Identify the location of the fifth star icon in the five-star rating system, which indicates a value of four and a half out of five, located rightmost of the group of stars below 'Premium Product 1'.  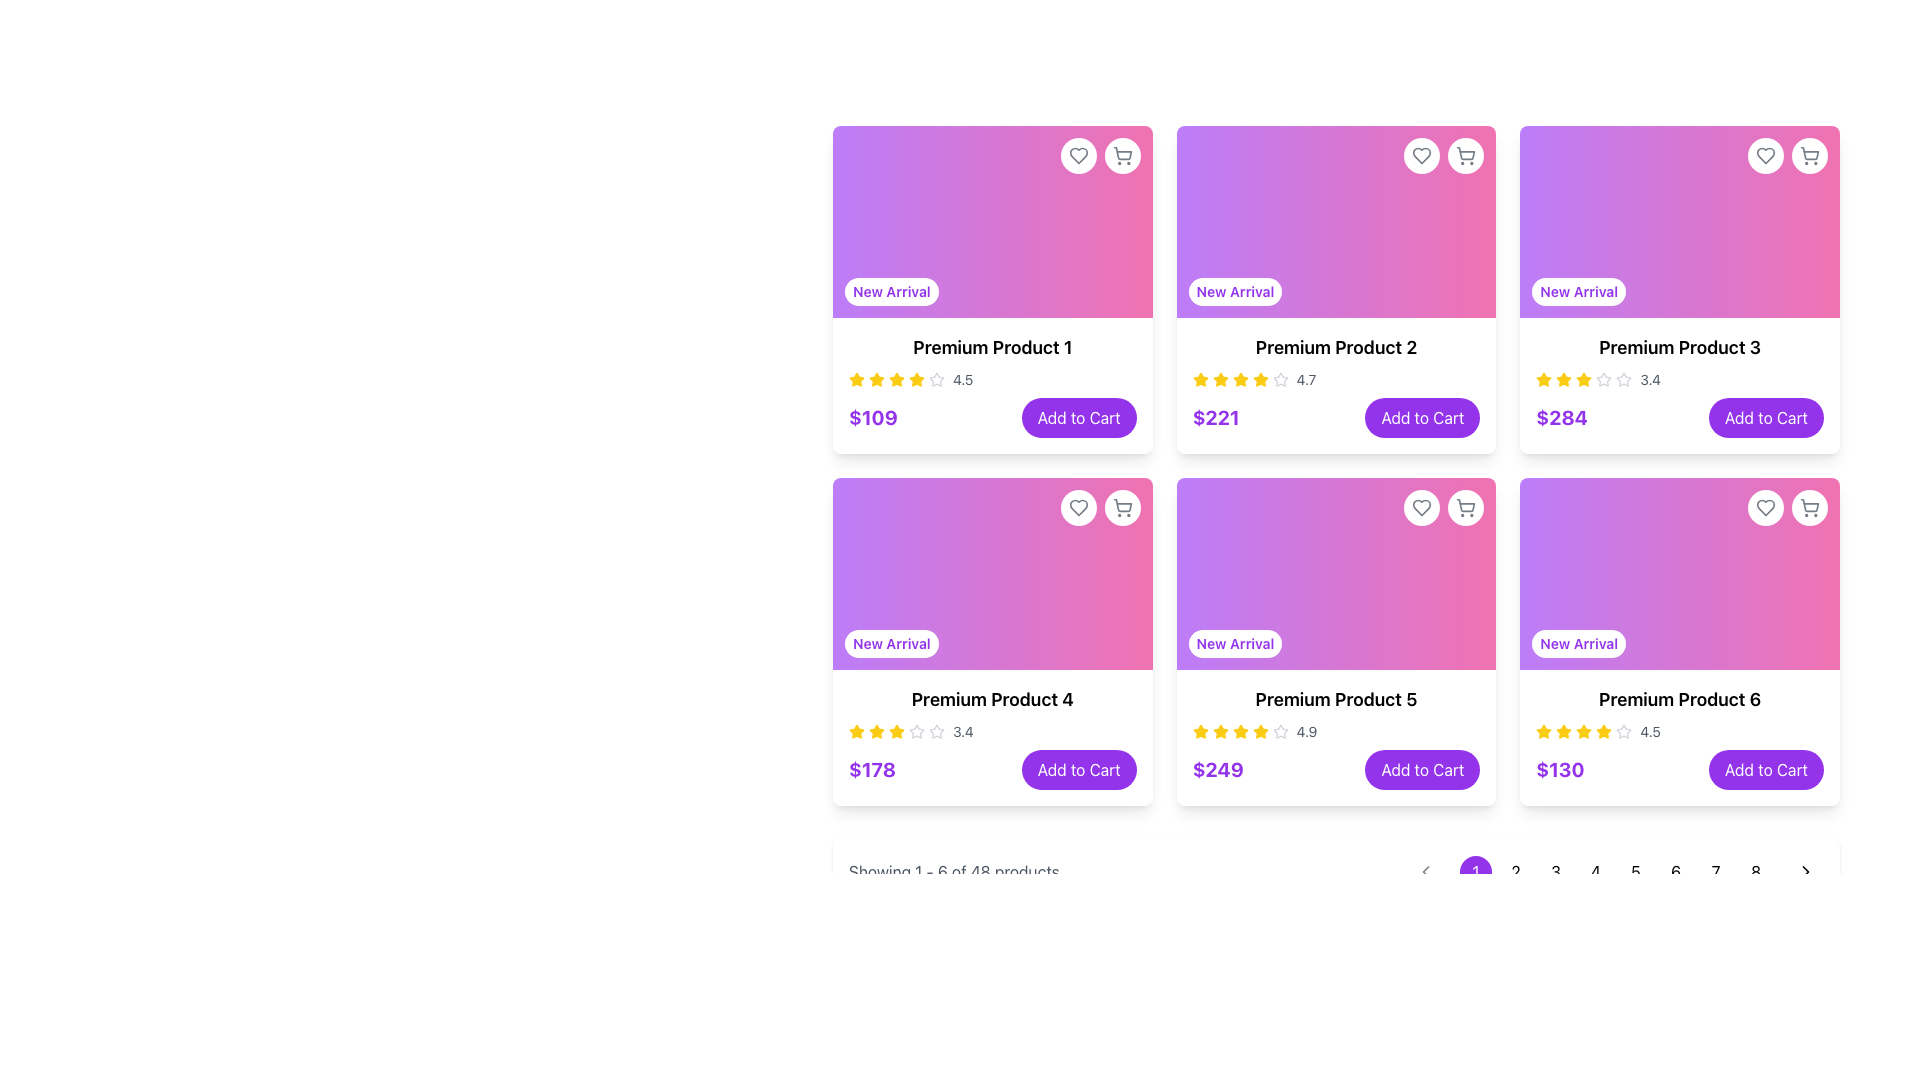
(935, 380).